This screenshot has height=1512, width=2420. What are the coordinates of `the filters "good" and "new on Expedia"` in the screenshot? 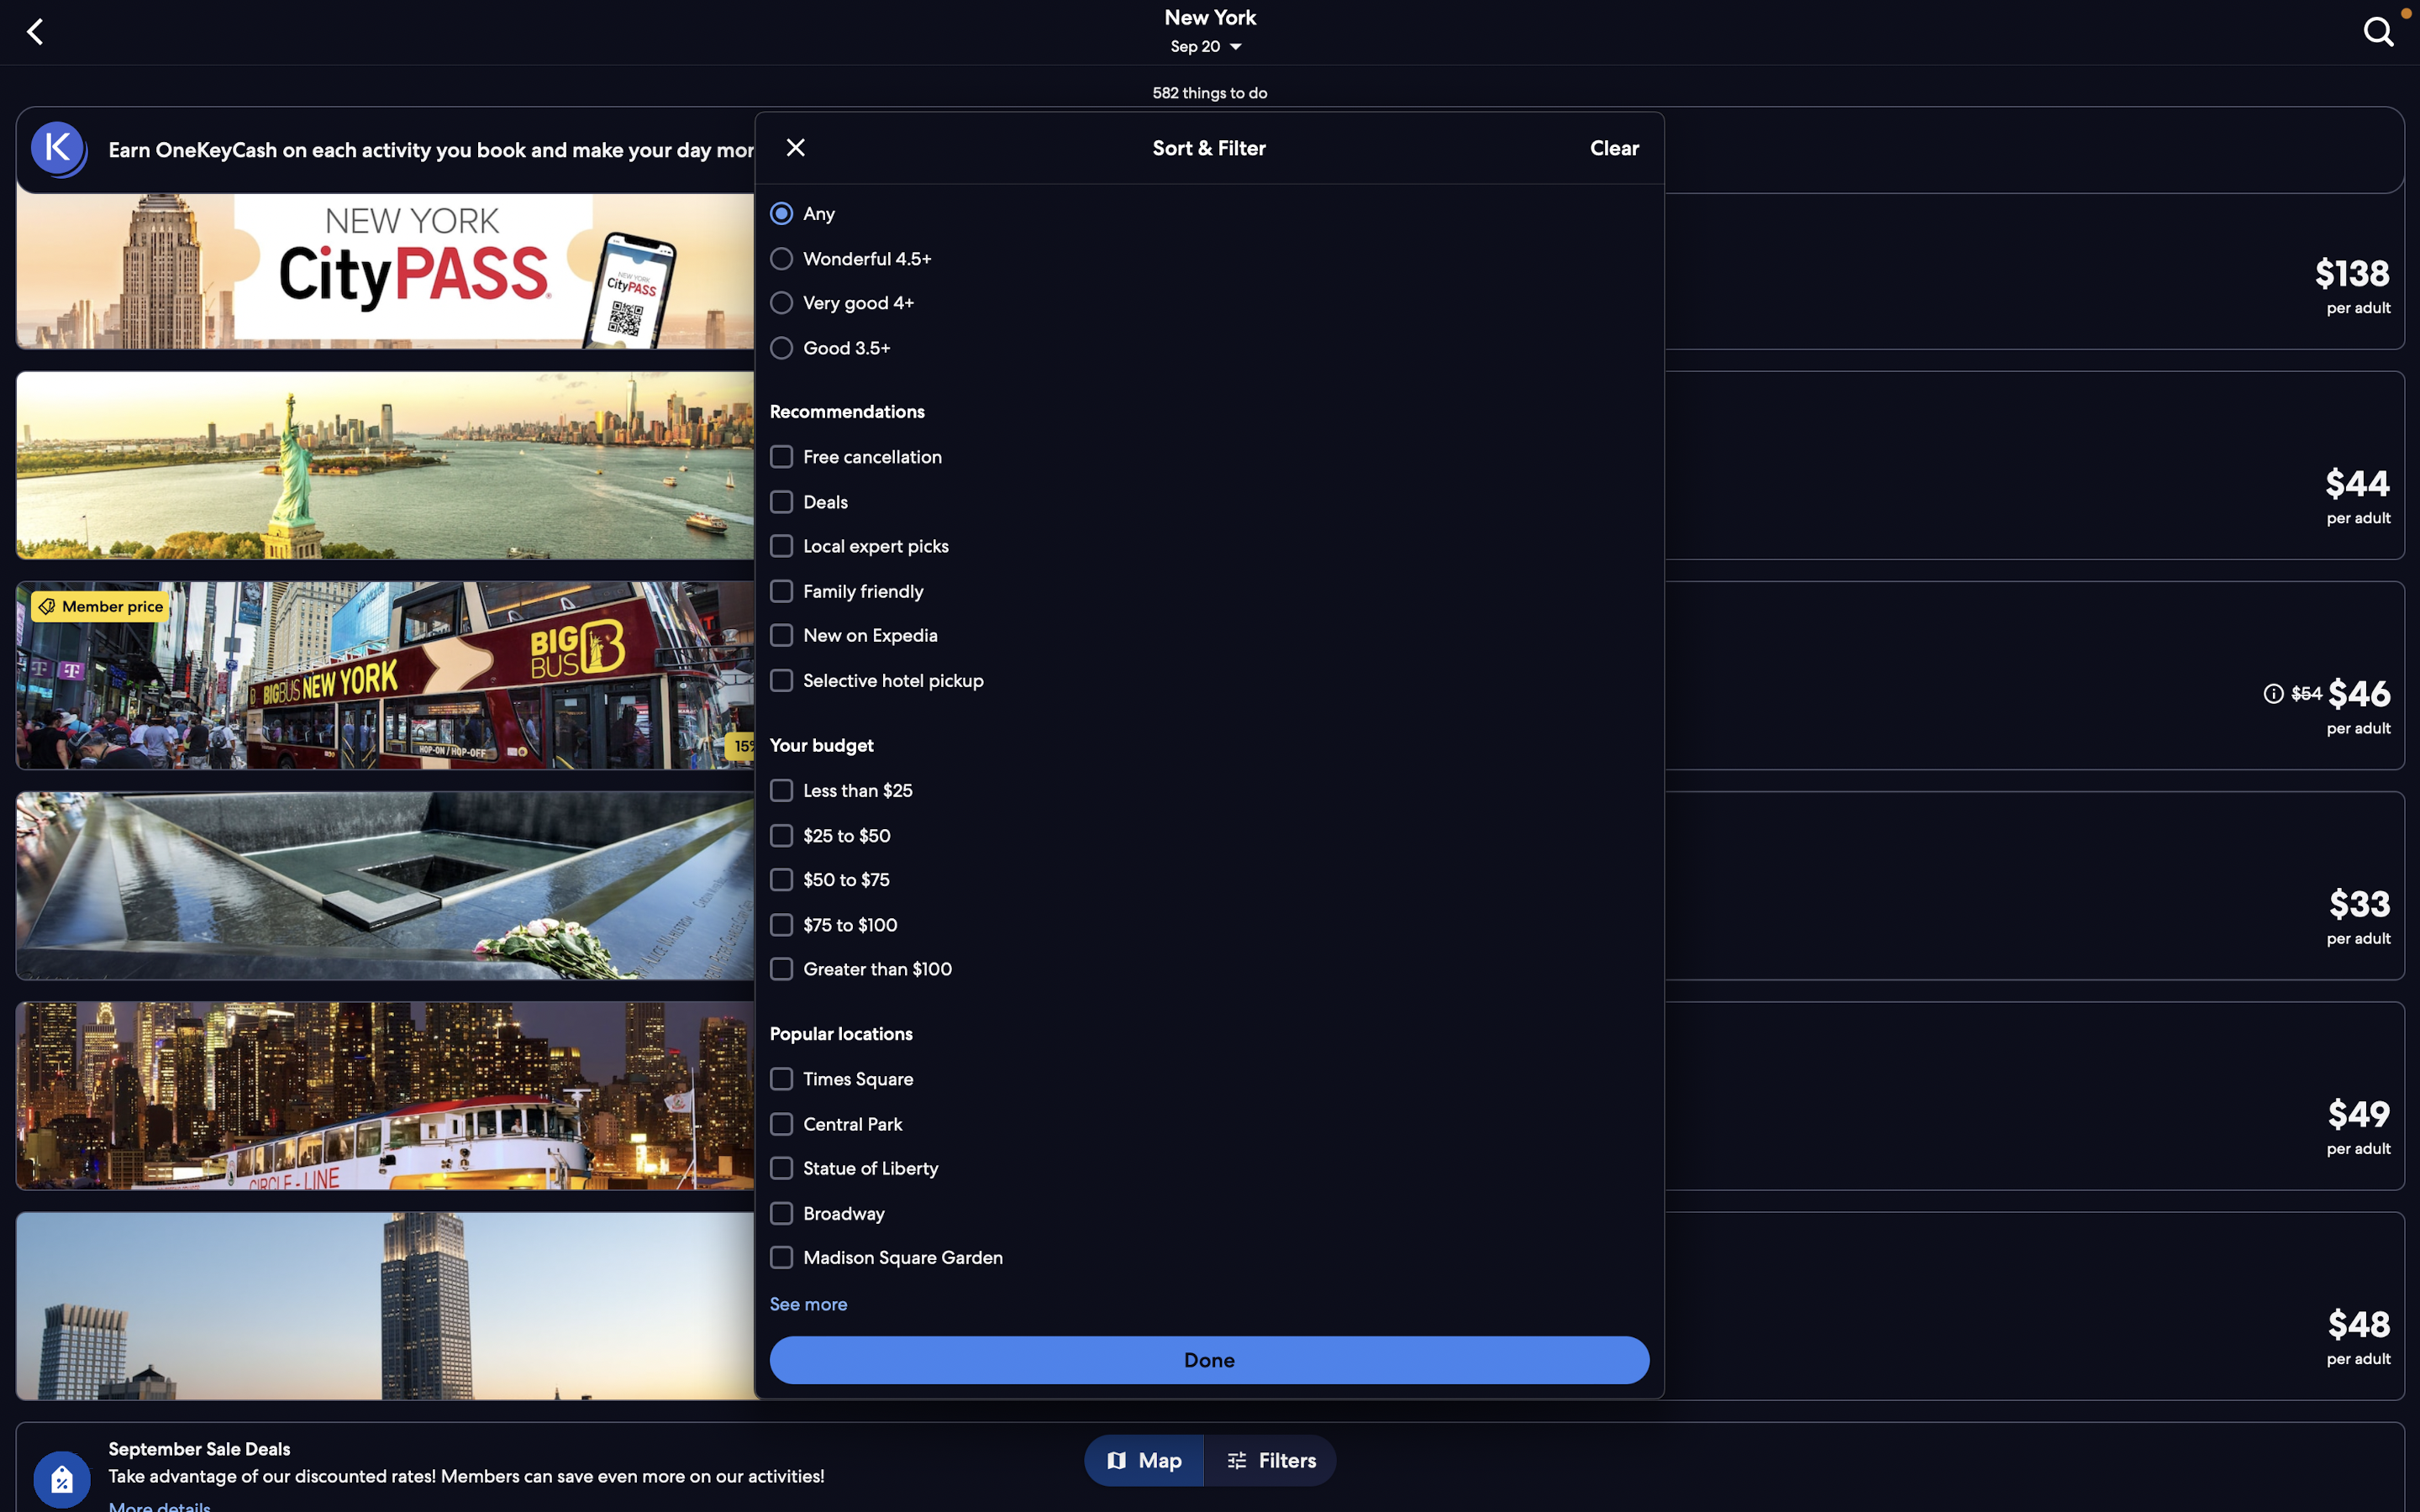 It's located at (1205, 345).